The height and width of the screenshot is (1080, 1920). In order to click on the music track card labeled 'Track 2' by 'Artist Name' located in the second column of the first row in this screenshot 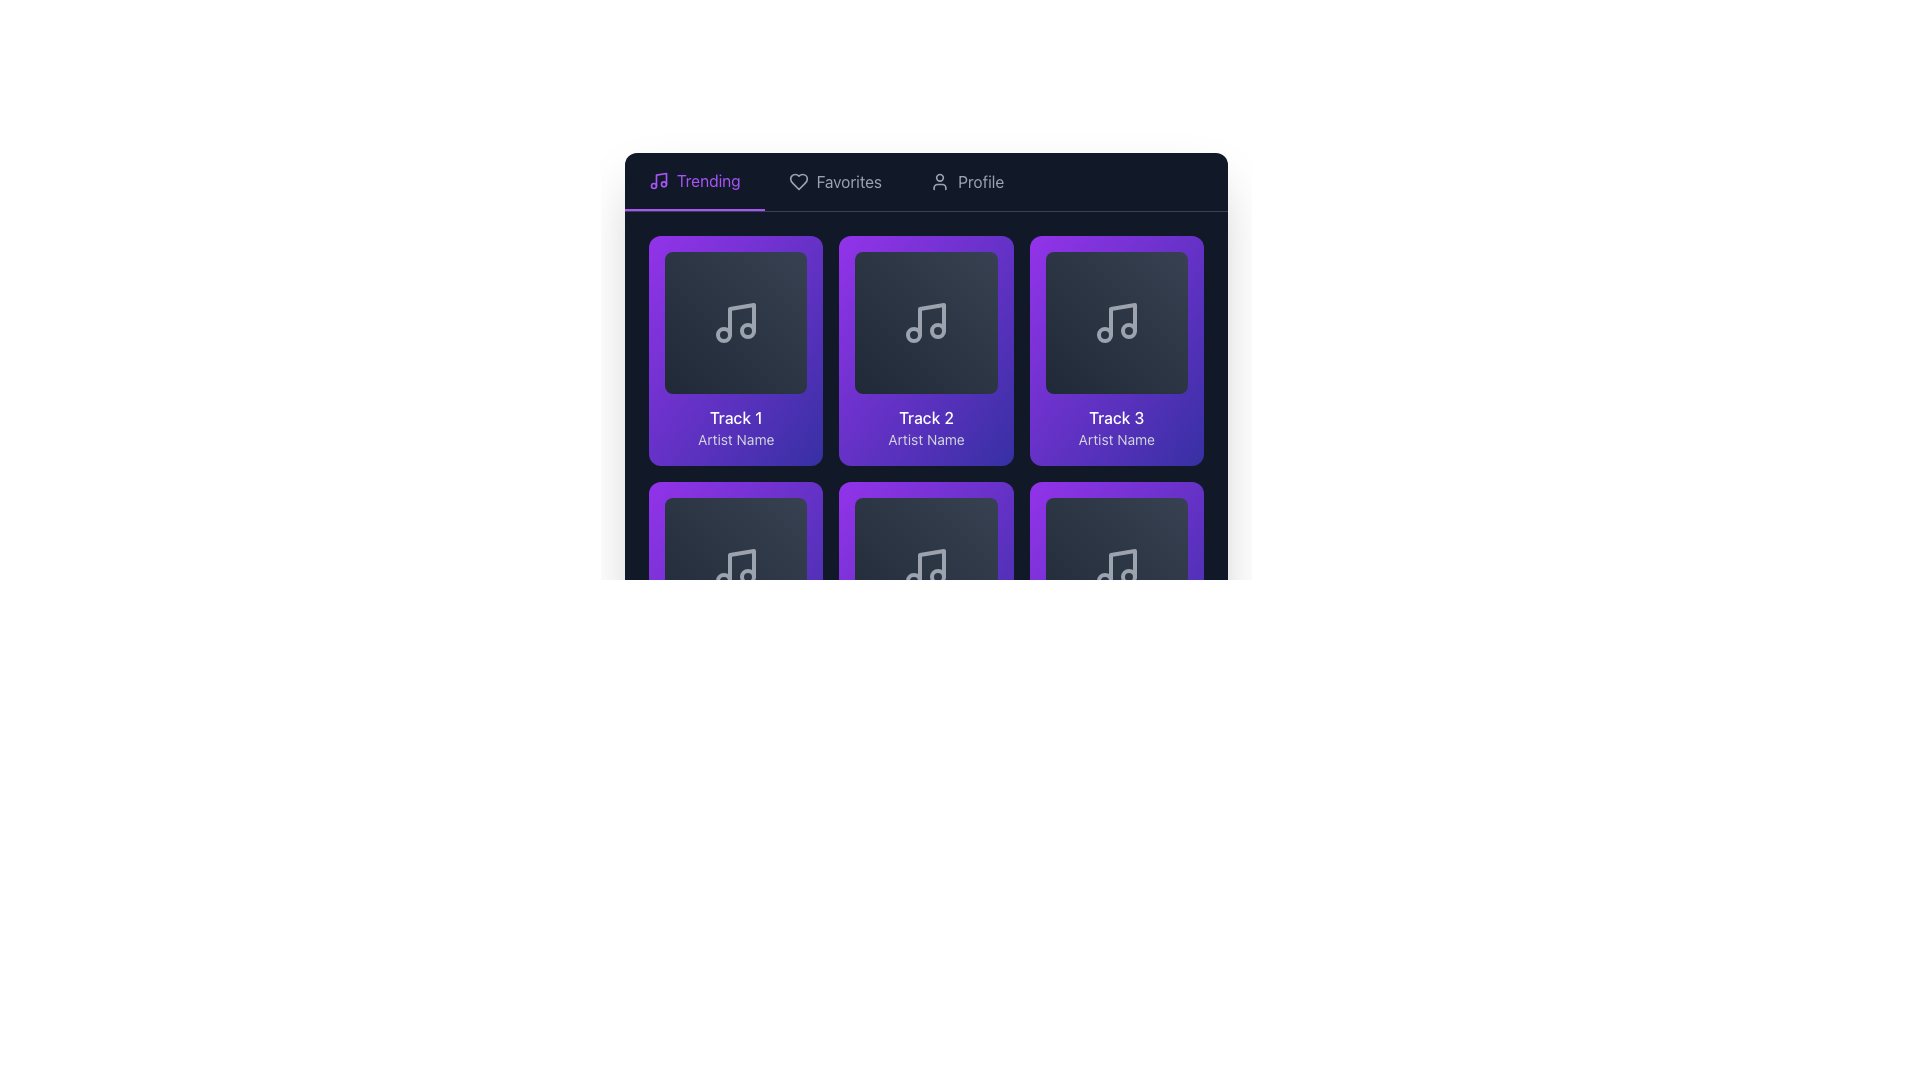, I will do `click(925, 353)`.